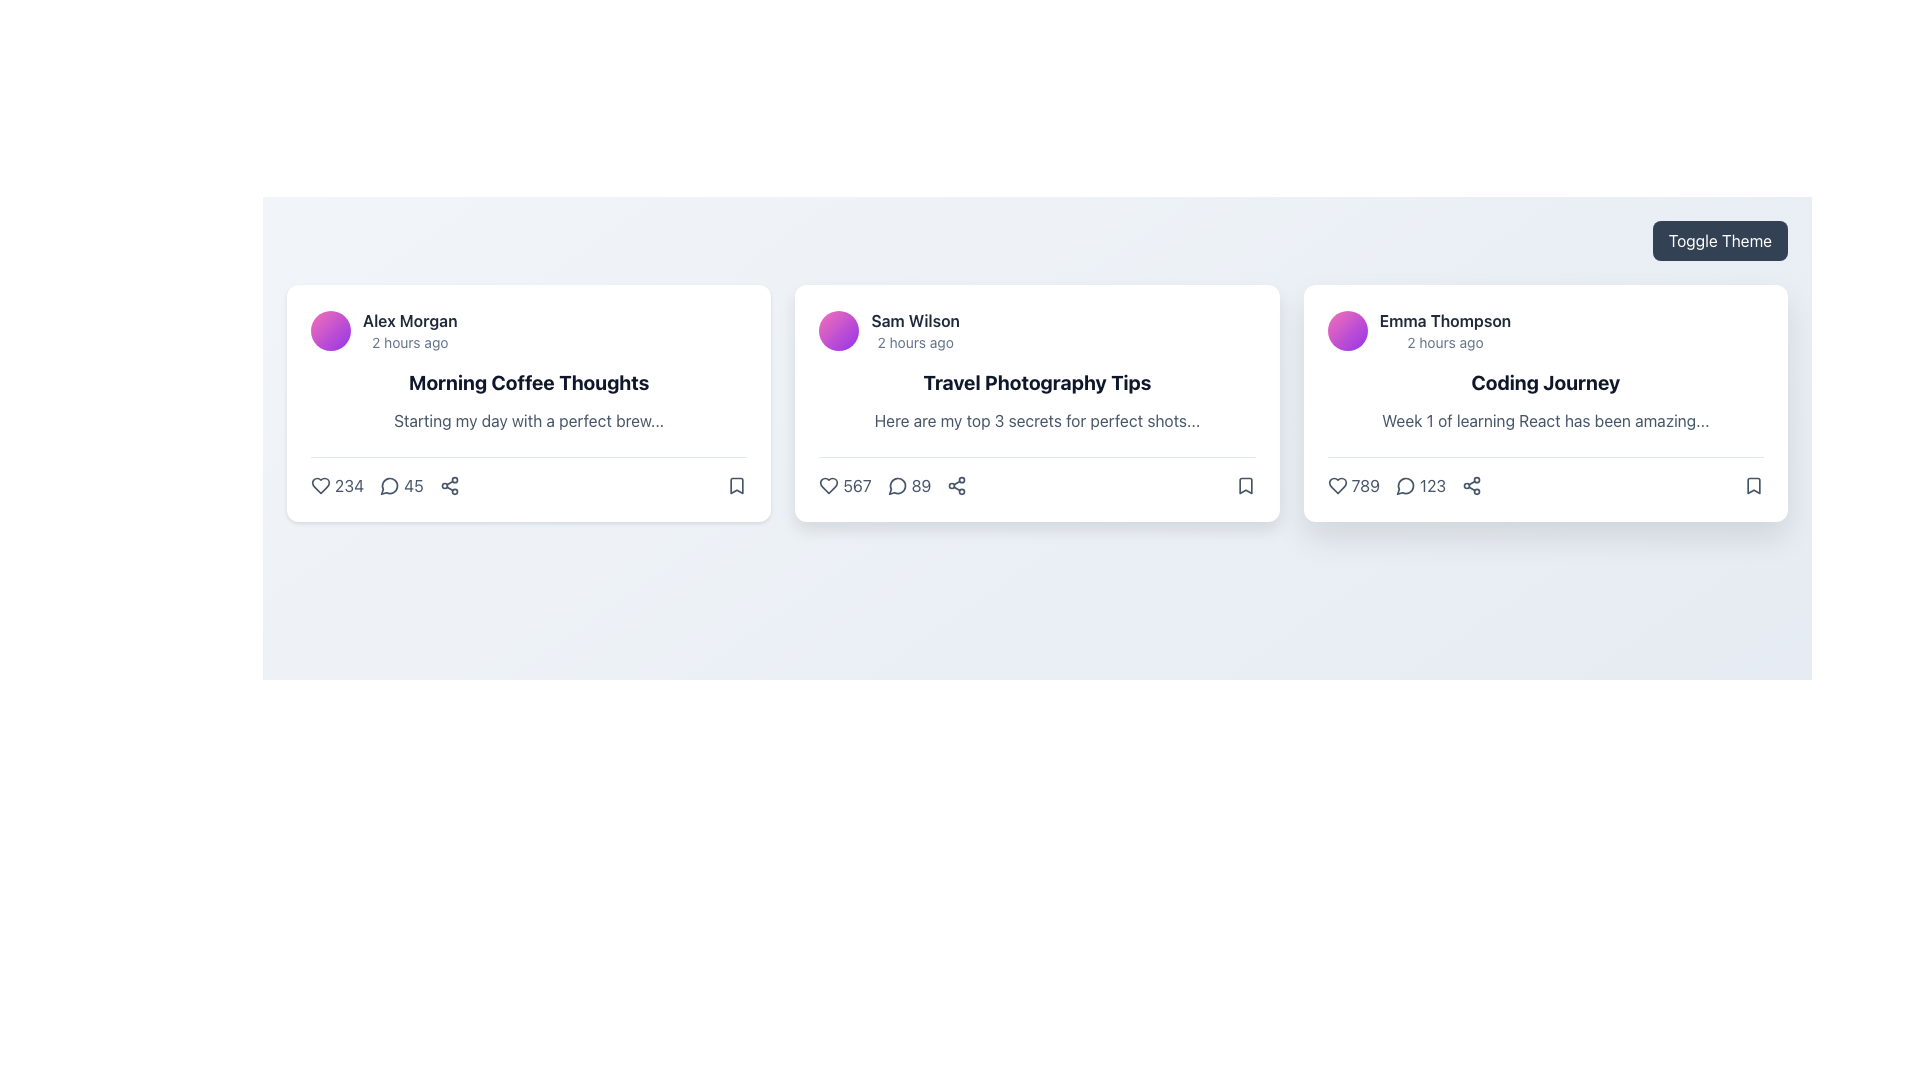  I want to click on the comment count label located to the right of the comment icon in the interaction panel of the post card titled 'Morning Coffee Thoughts' by 'Alex Morgan', so click(412, 486).